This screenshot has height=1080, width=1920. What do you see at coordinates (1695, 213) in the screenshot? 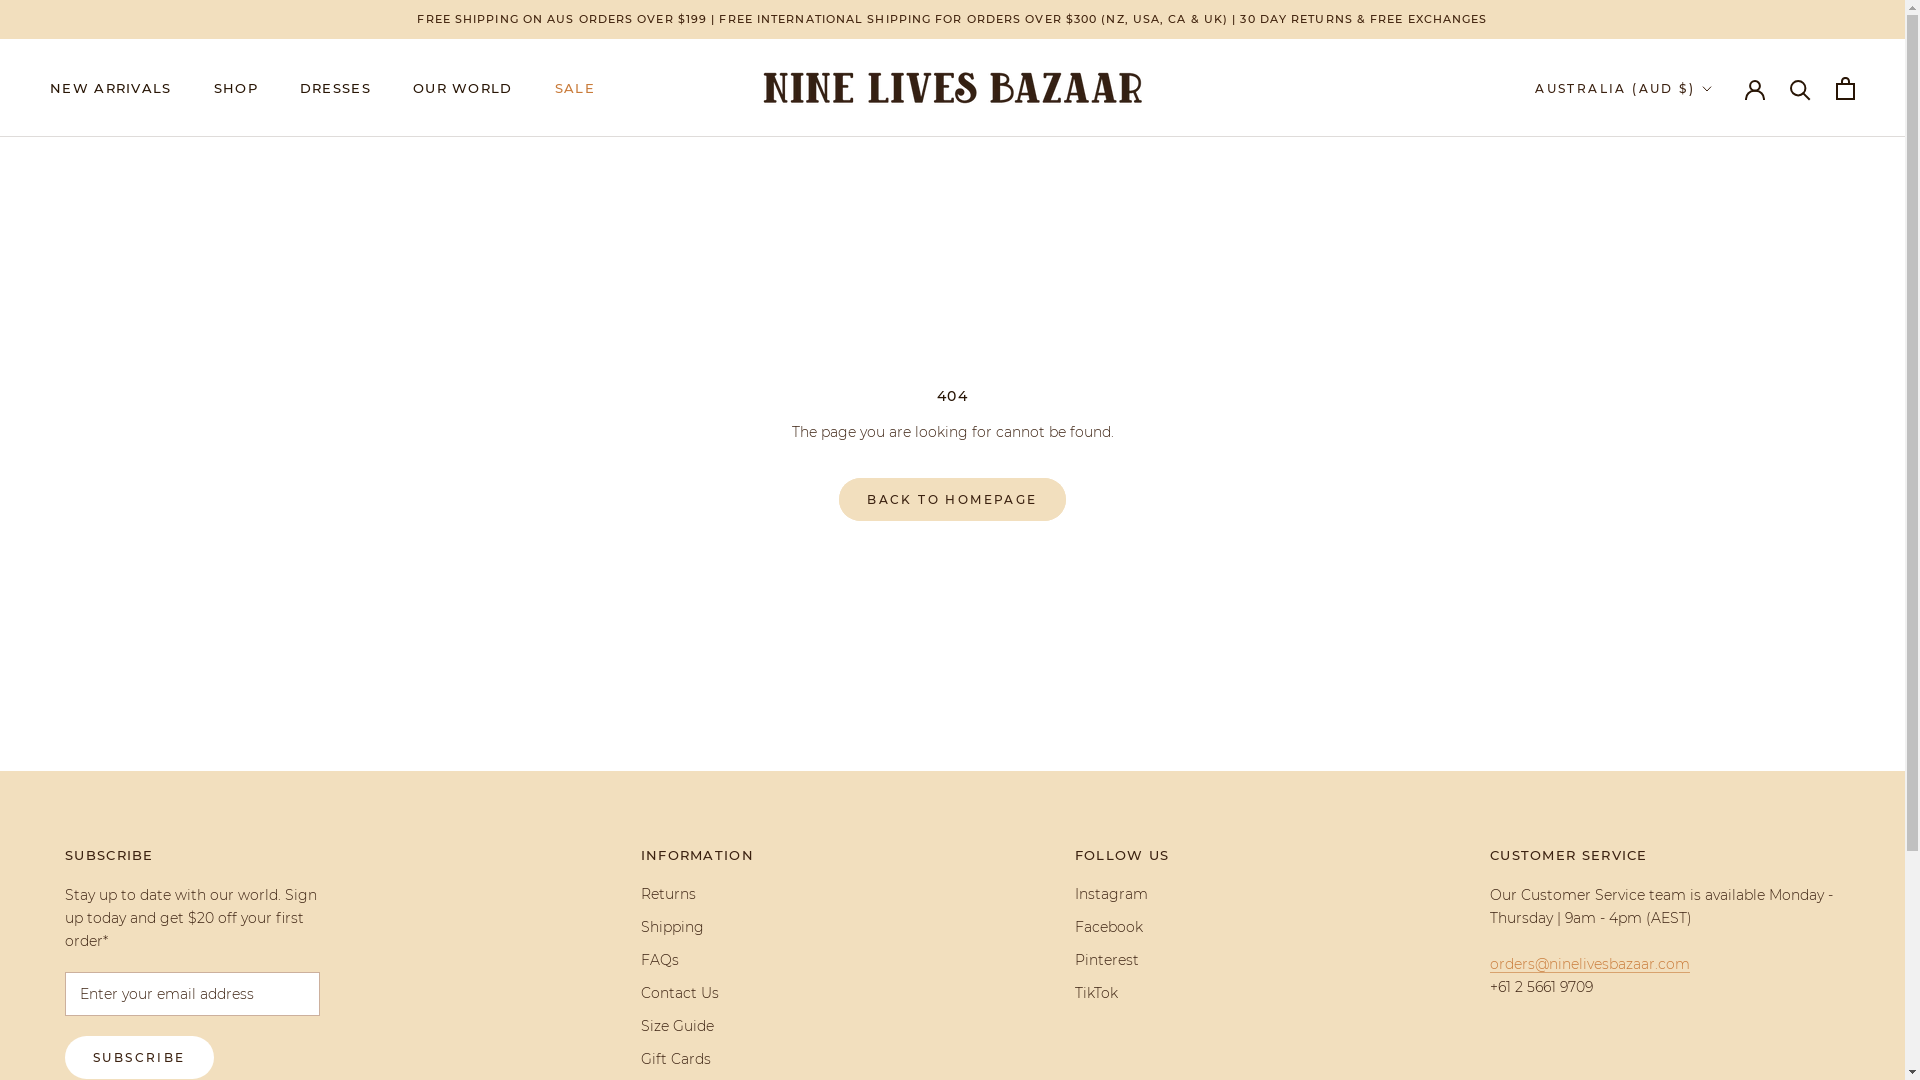
I see `'BE'` at bounding box center [1695, 213].